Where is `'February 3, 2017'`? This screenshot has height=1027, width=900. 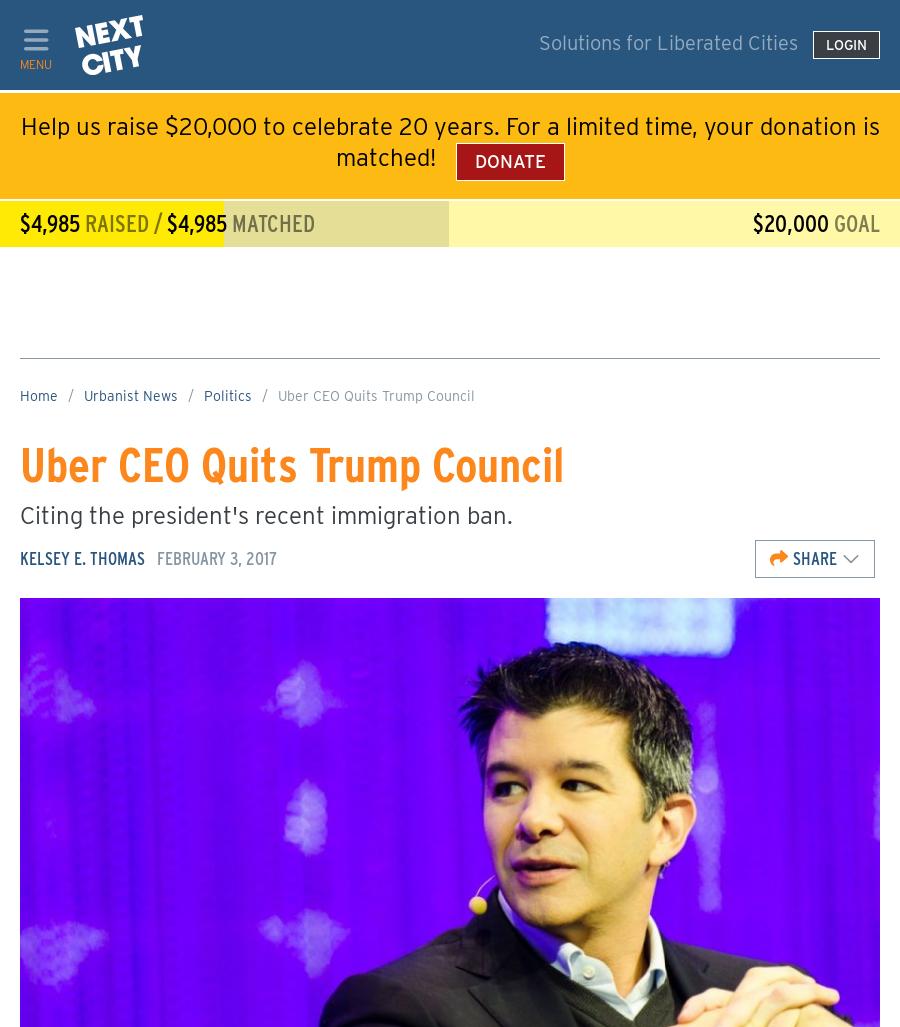 'February 3, 2017' is located at coordinates (156, 557).